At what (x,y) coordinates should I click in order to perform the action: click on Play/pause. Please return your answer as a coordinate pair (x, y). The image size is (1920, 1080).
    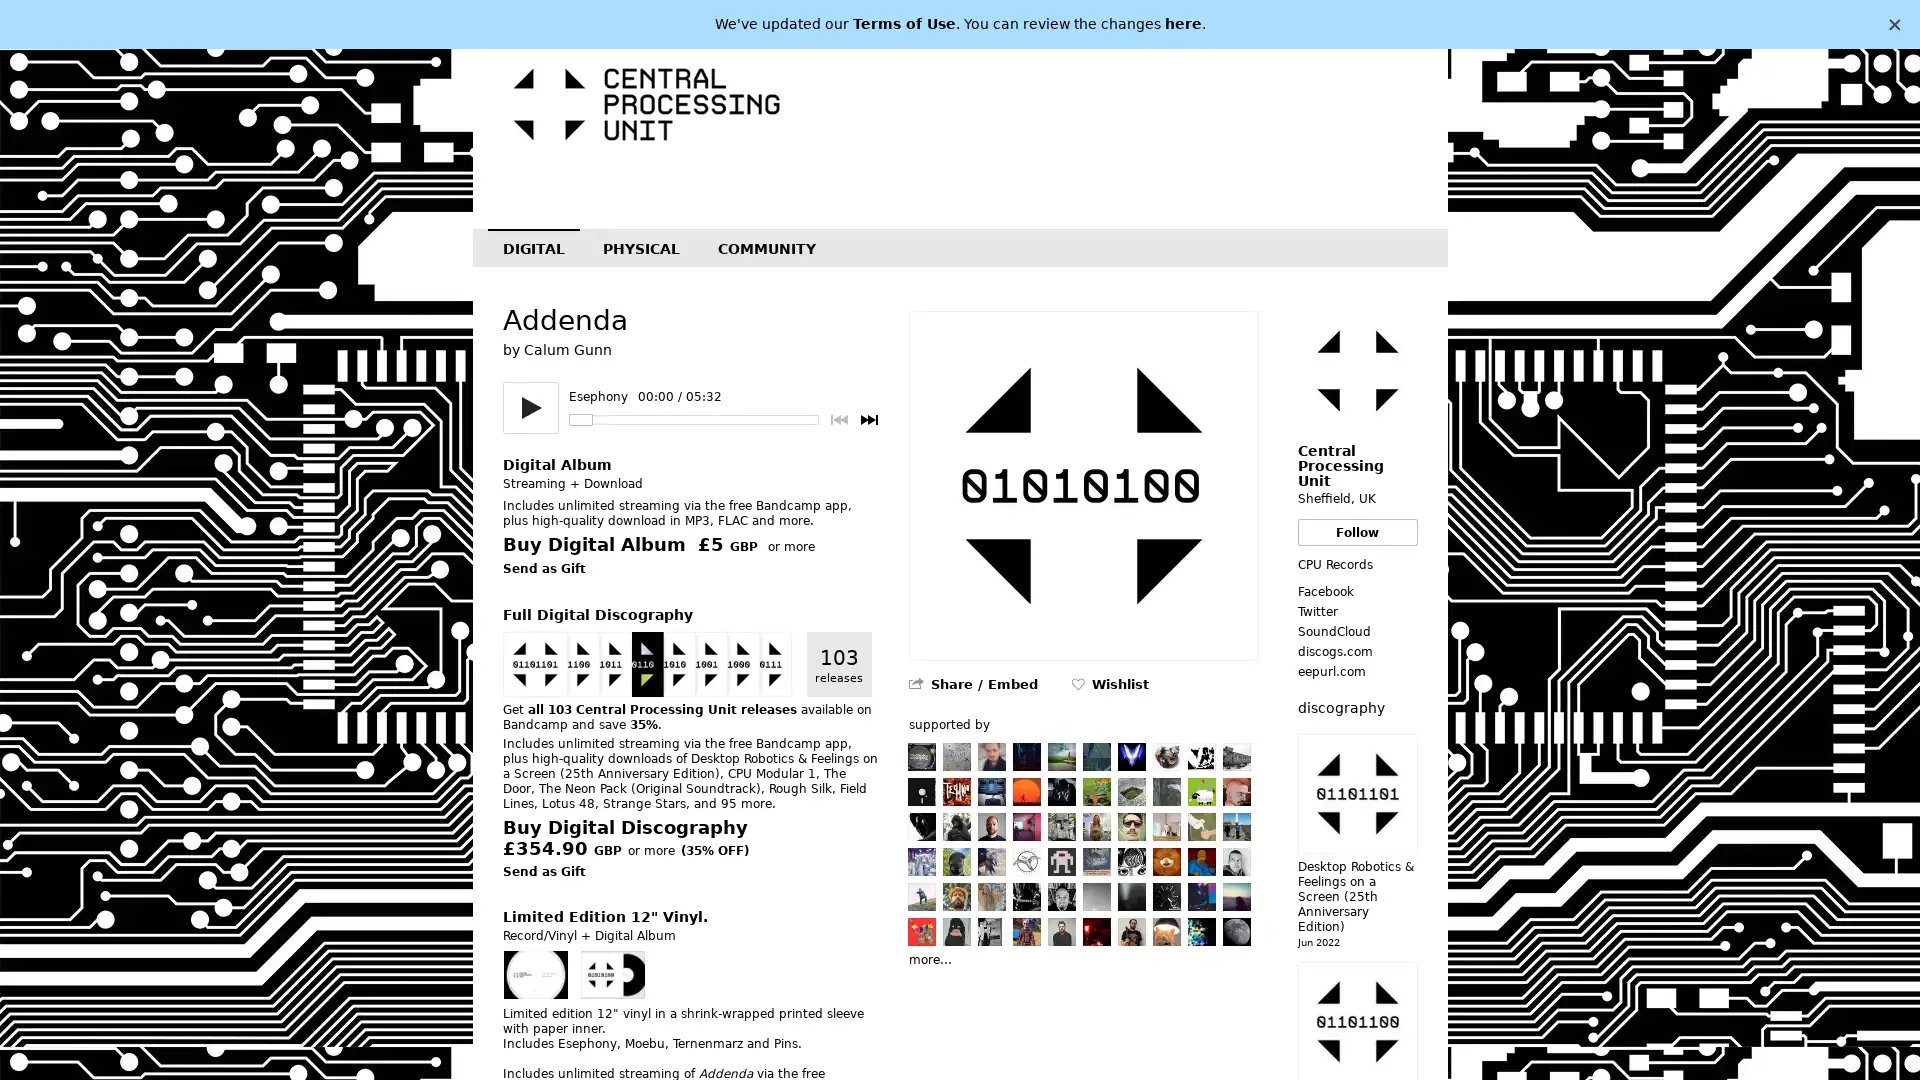
    Looking at the image, I should click on (529, 407).